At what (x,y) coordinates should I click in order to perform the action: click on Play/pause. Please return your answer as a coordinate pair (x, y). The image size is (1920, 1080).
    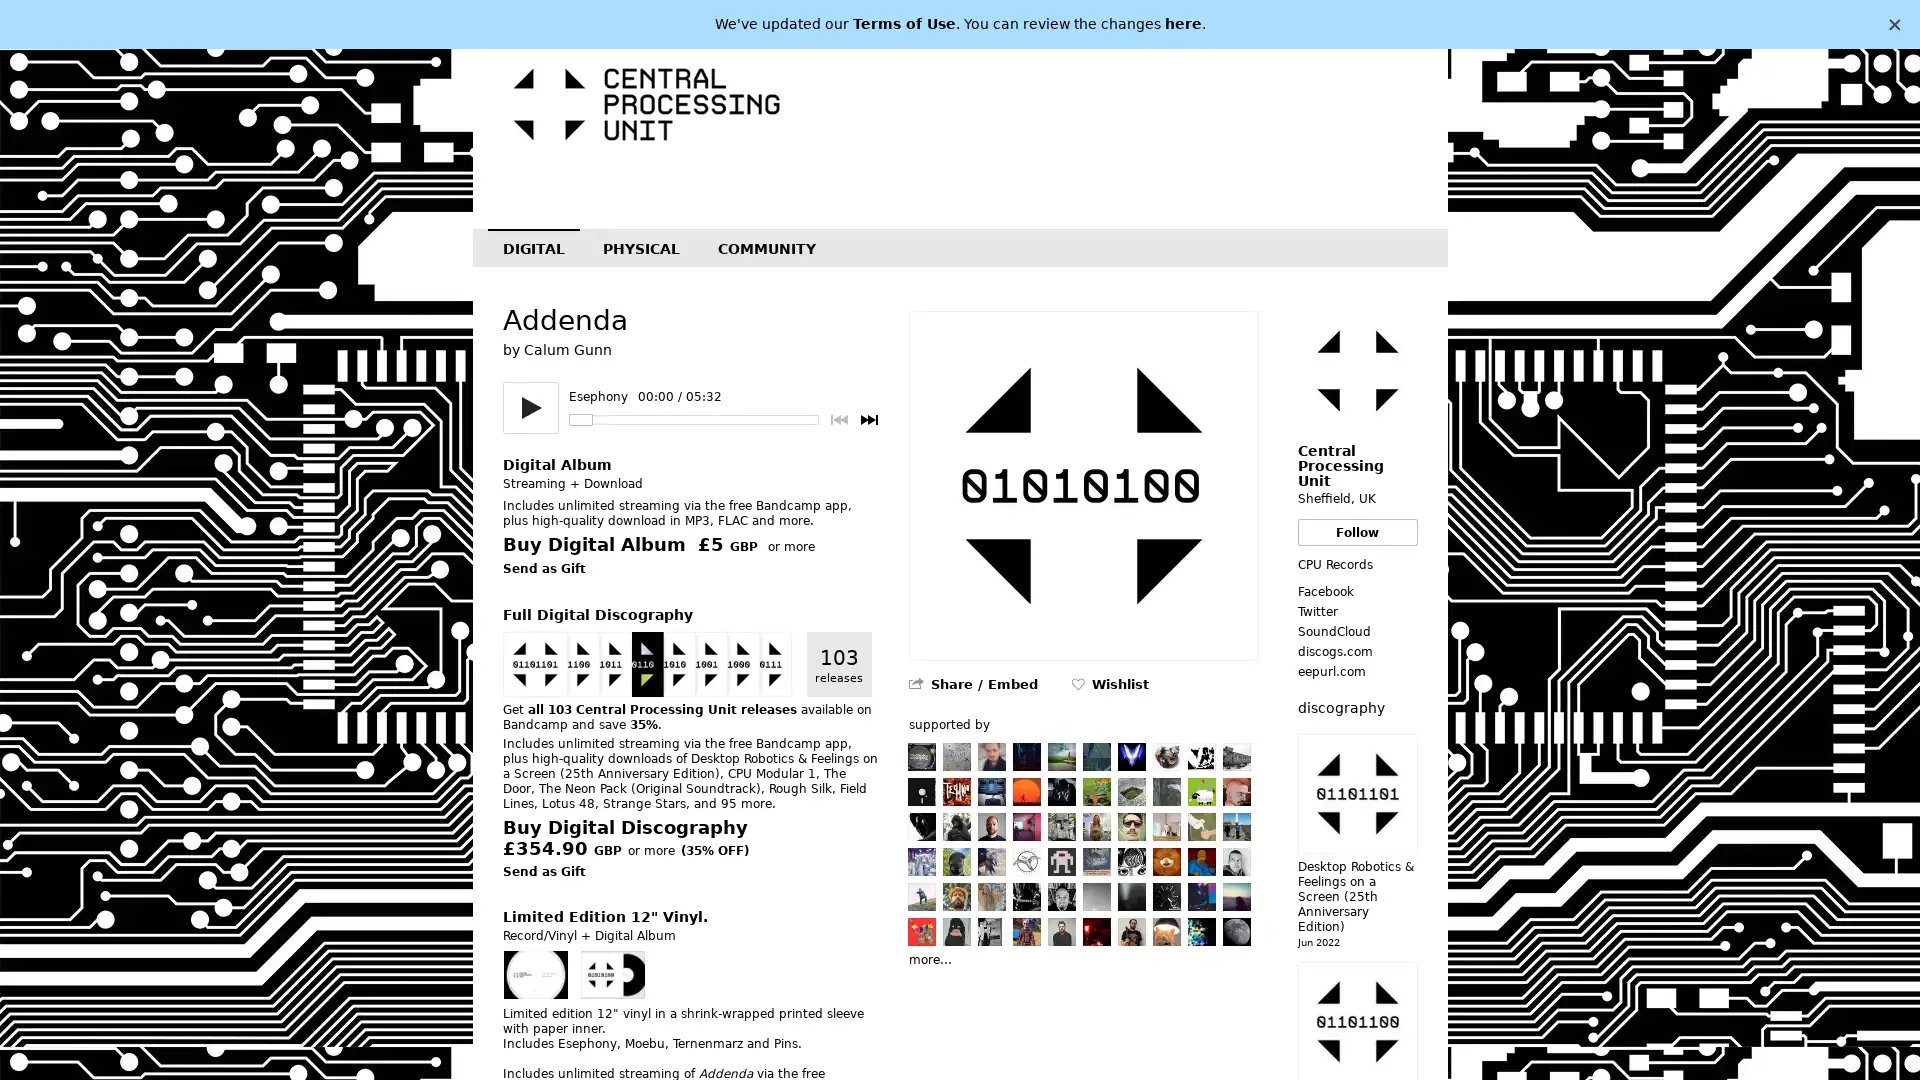
    Looking at the image, I should click on (529, 407).